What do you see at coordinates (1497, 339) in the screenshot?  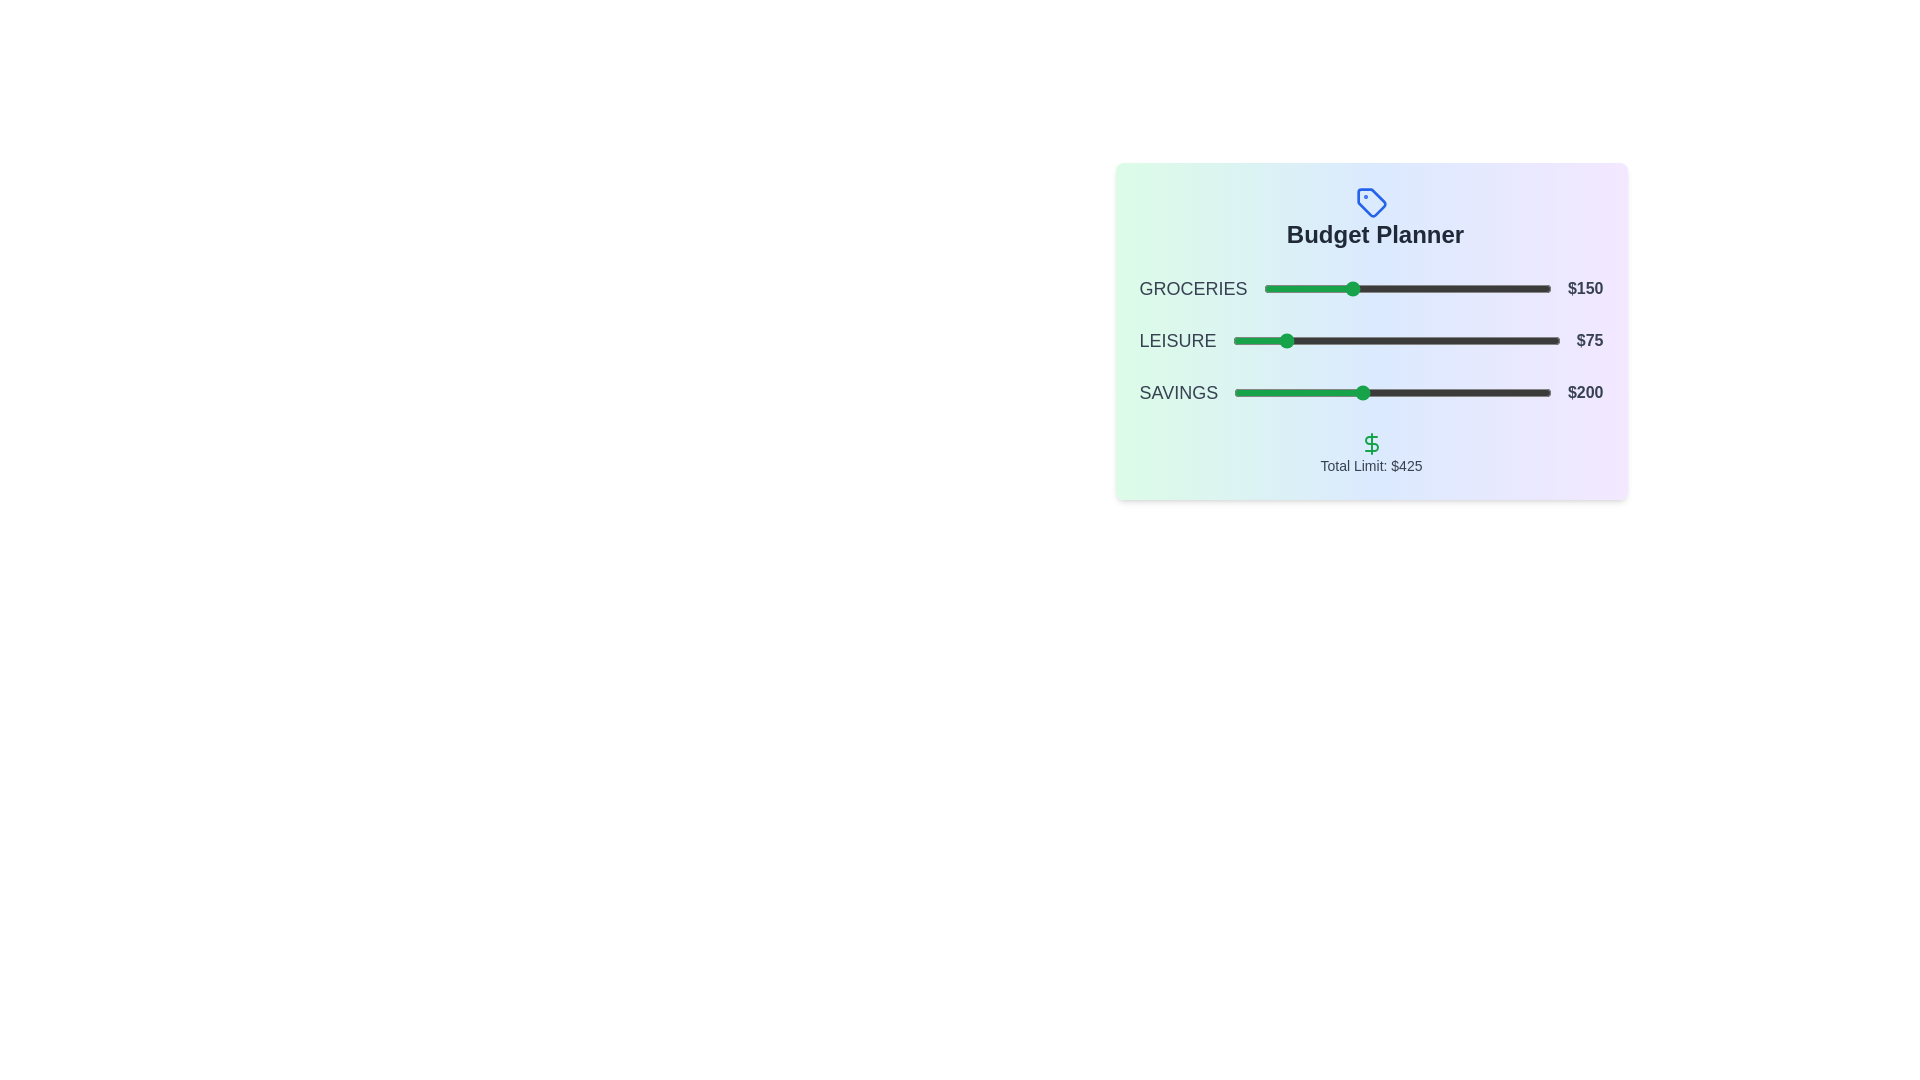 I see `the slider for 1 to 405` at bounding box center [1497, 339].